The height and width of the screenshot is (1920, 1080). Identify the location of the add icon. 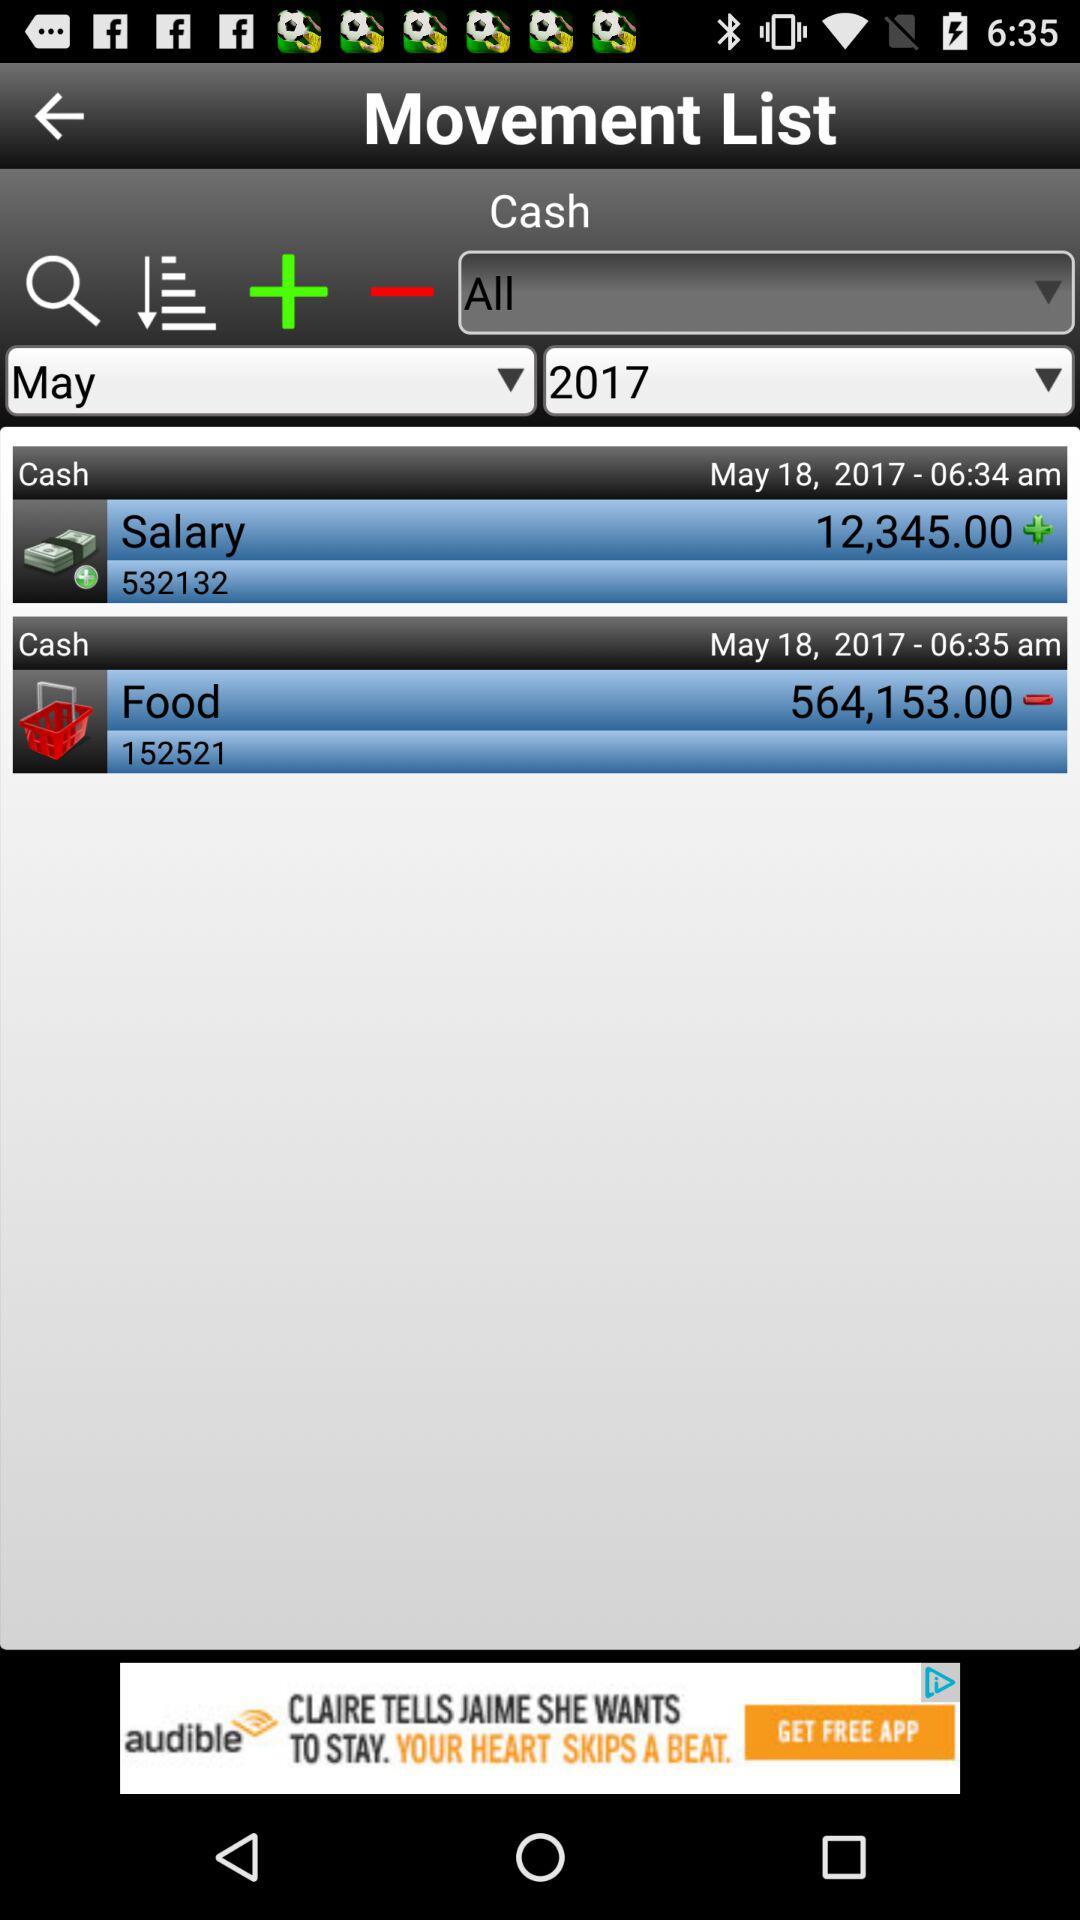
(288, 311).